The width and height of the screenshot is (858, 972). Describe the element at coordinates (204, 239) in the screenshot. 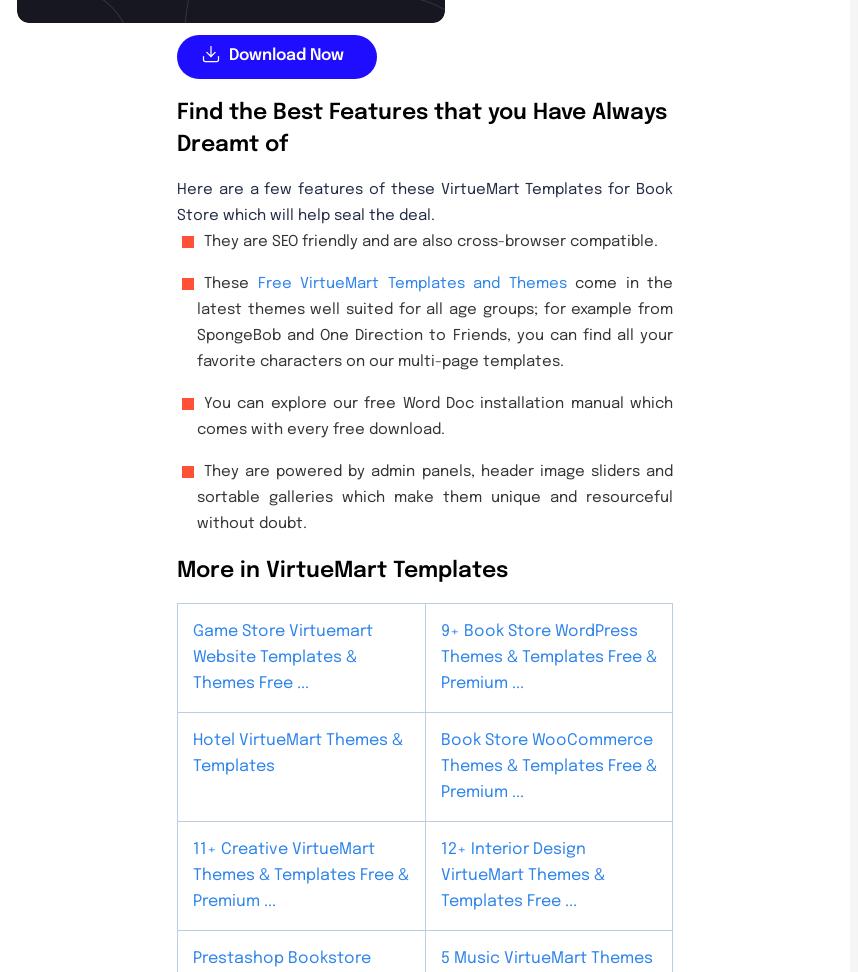

I see `'They are SEO friendly and are also cross-browser compatible.'` at that location.